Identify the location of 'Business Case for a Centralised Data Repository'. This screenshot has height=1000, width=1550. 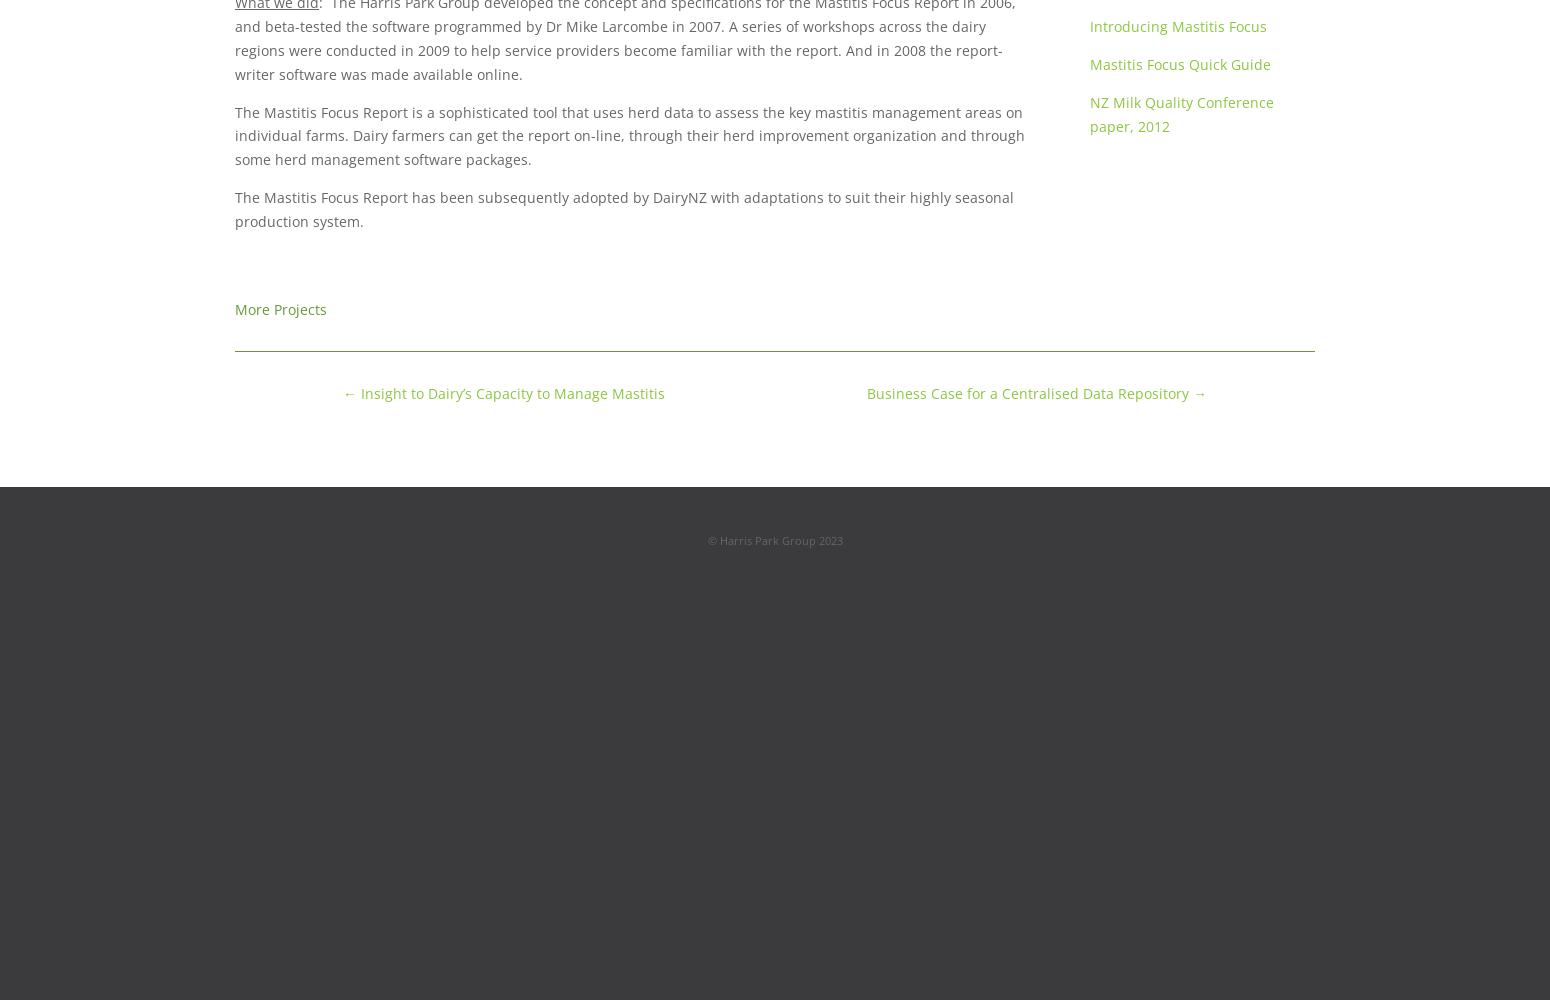
(867, 392).